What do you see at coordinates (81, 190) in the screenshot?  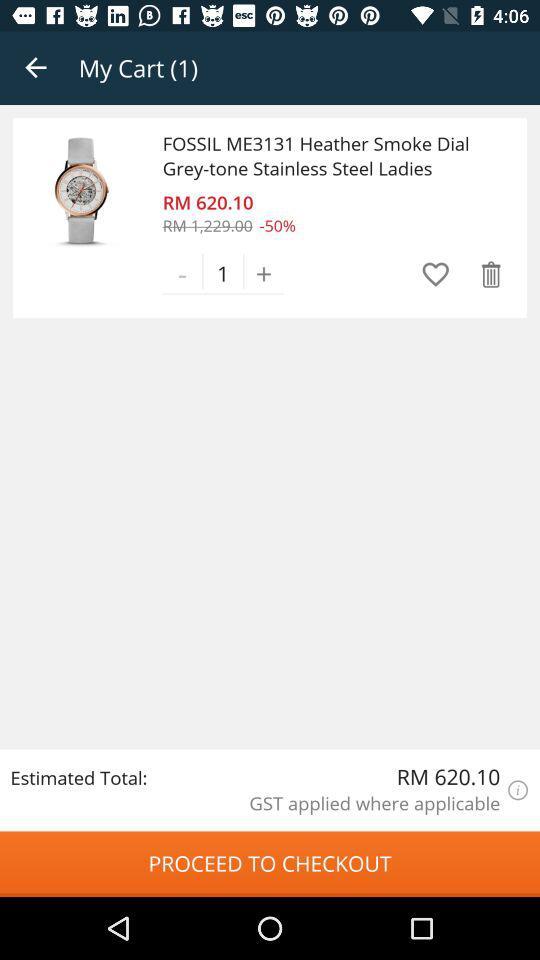 I see `the icon to the left of the fossil me3131 heather item` at bounding box center [81, 190].